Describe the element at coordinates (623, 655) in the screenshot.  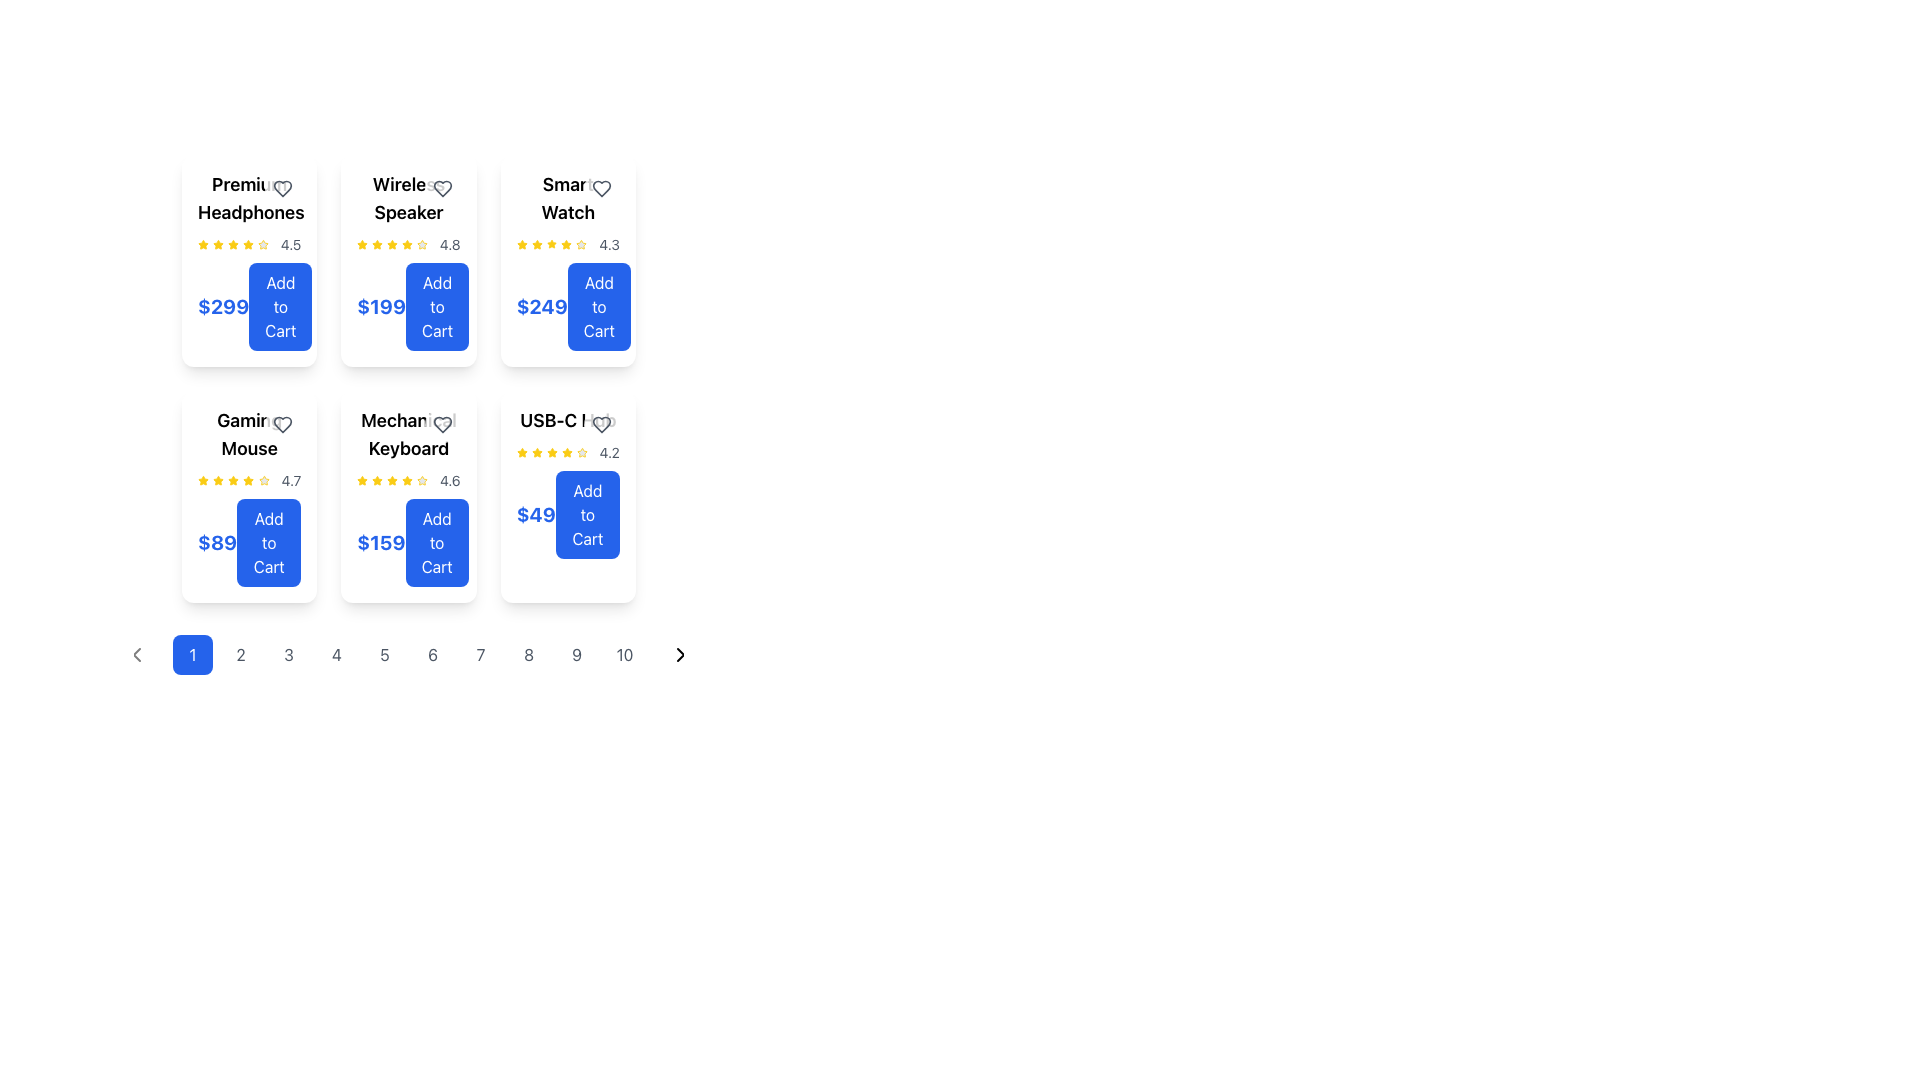
I see `the pagination button that navigates to the tenth page of the content displayed` at that location.